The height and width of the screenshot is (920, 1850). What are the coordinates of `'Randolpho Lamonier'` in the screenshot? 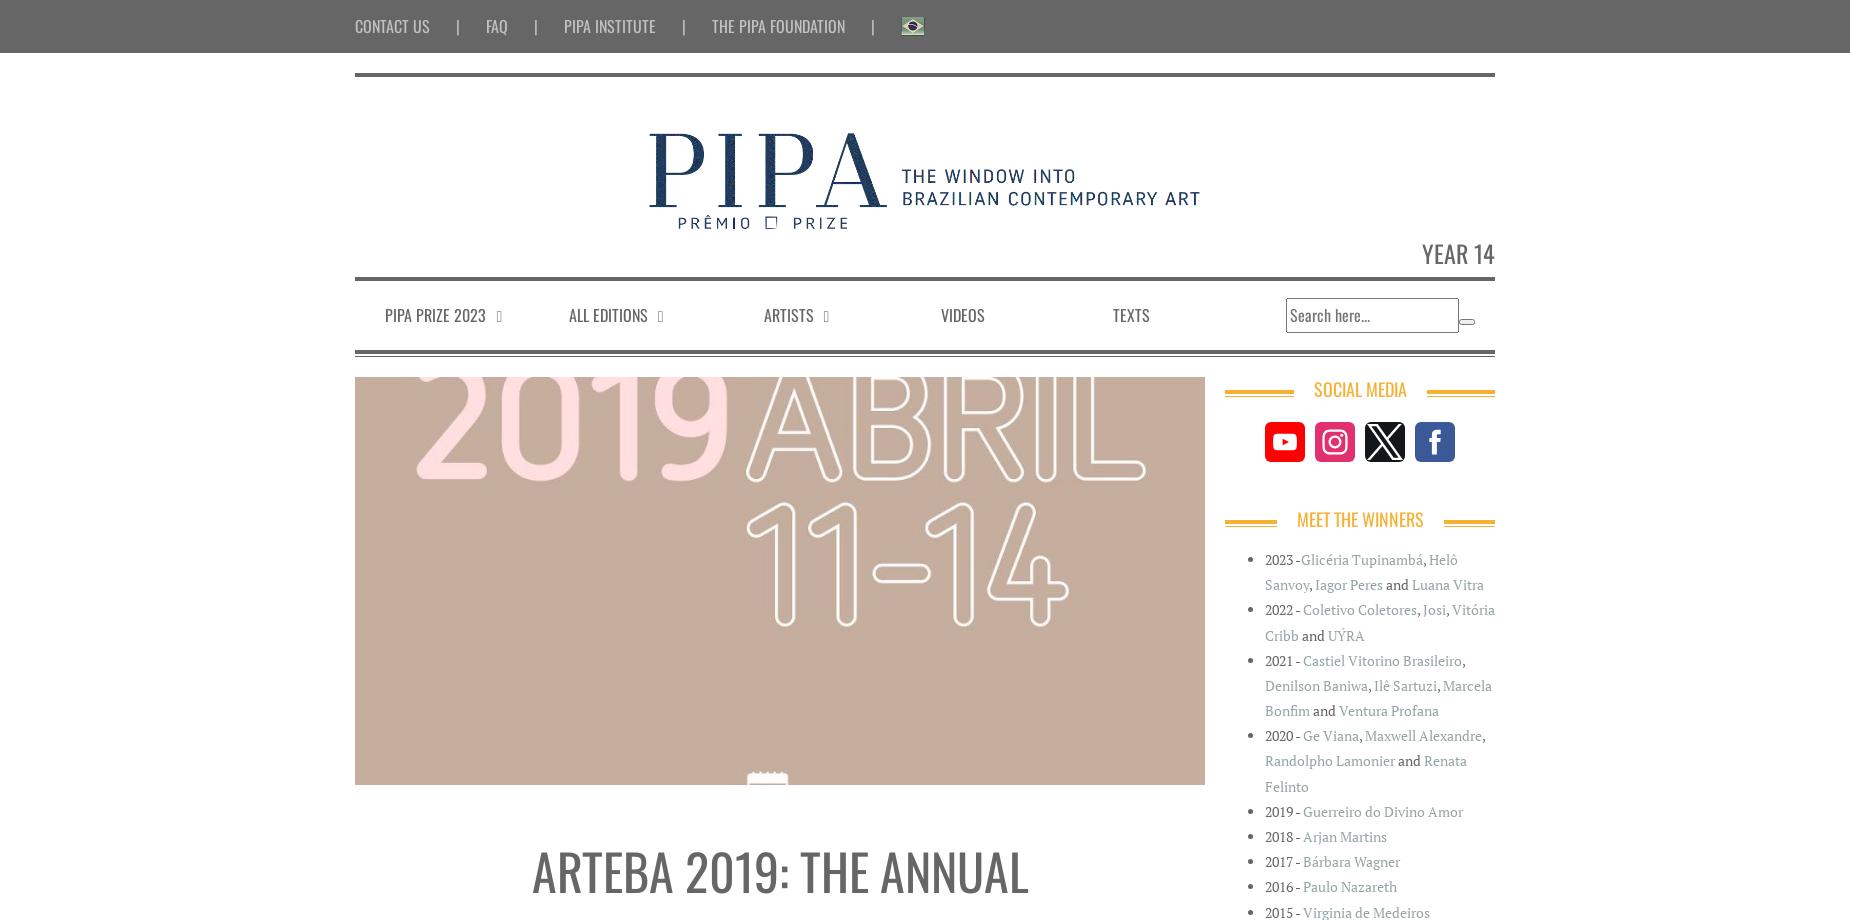 It's located at (1328, 760).